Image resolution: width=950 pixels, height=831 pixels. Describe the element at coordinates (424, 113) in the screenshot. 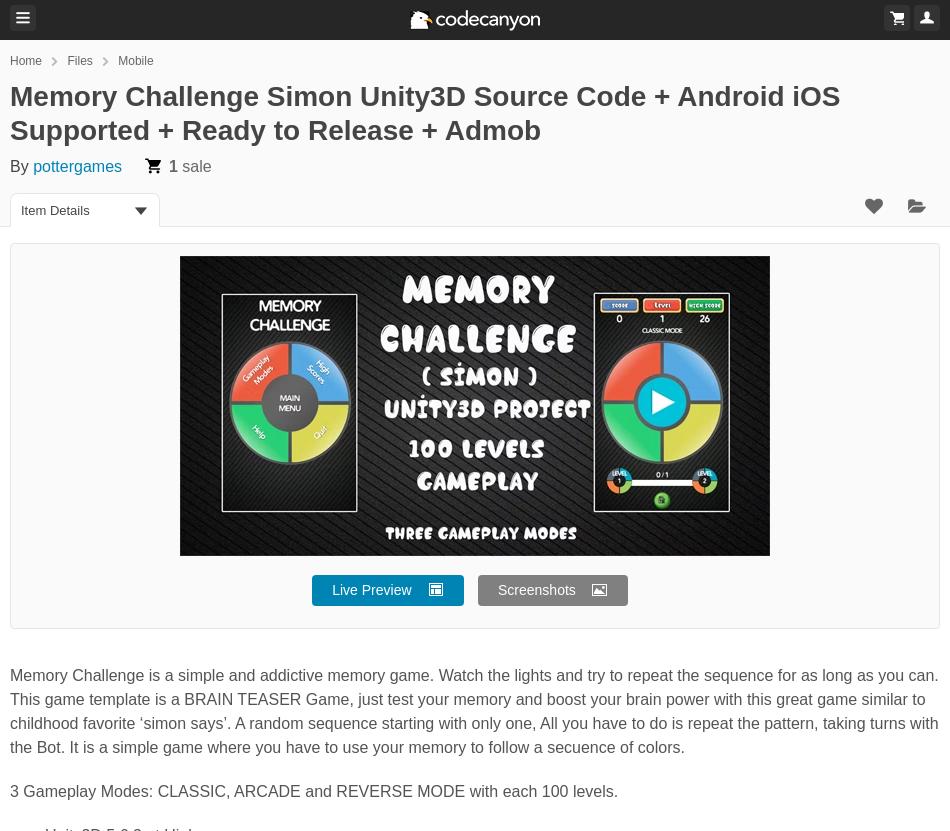

I see `'Memory Challenge Simon Unity3D Source Code + Android iOS Supported + Ready to Release + Admob'` at that location.